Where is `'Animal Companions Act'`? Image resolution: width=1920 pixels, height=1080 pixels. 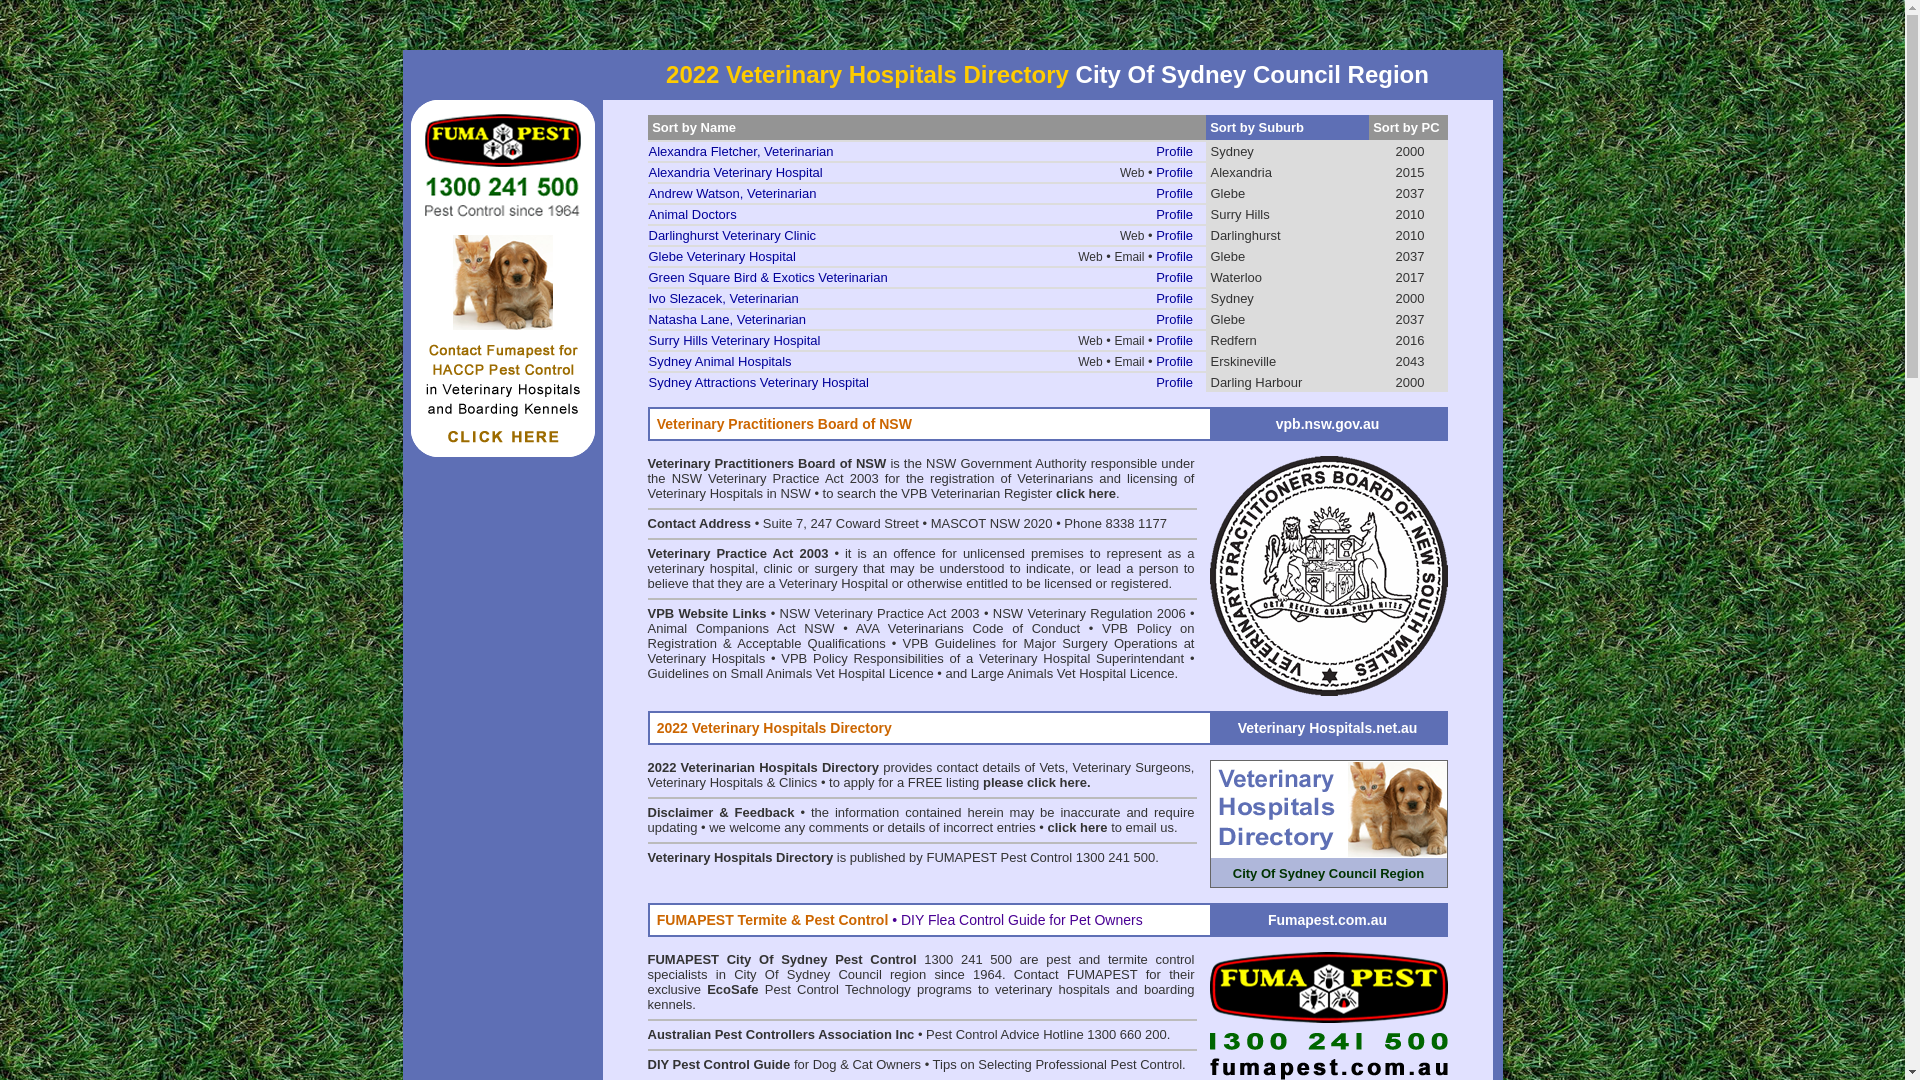 'Animal Companions Act' is located at coordinates (648, 627).